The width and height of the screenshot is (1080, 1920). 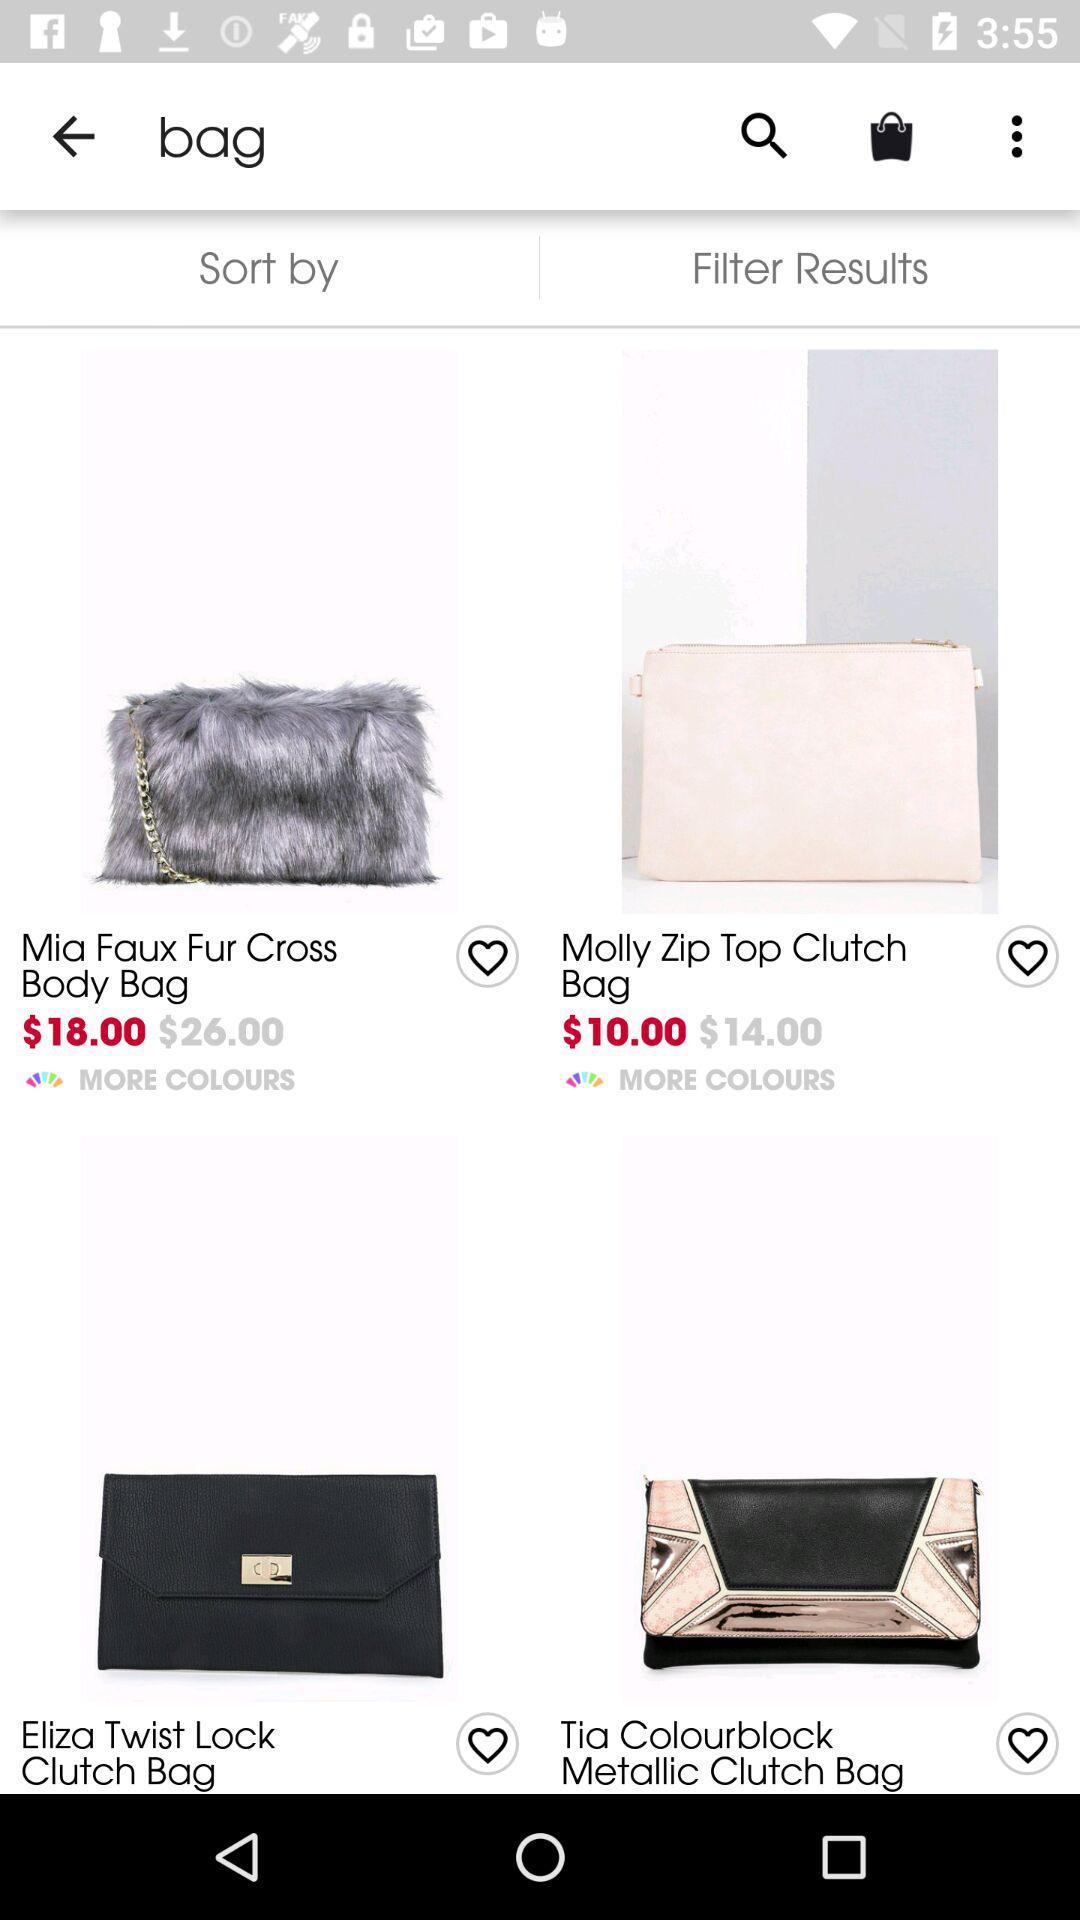 I want to click on the tia colourblock metallic item, so click(x=747, y=1751).